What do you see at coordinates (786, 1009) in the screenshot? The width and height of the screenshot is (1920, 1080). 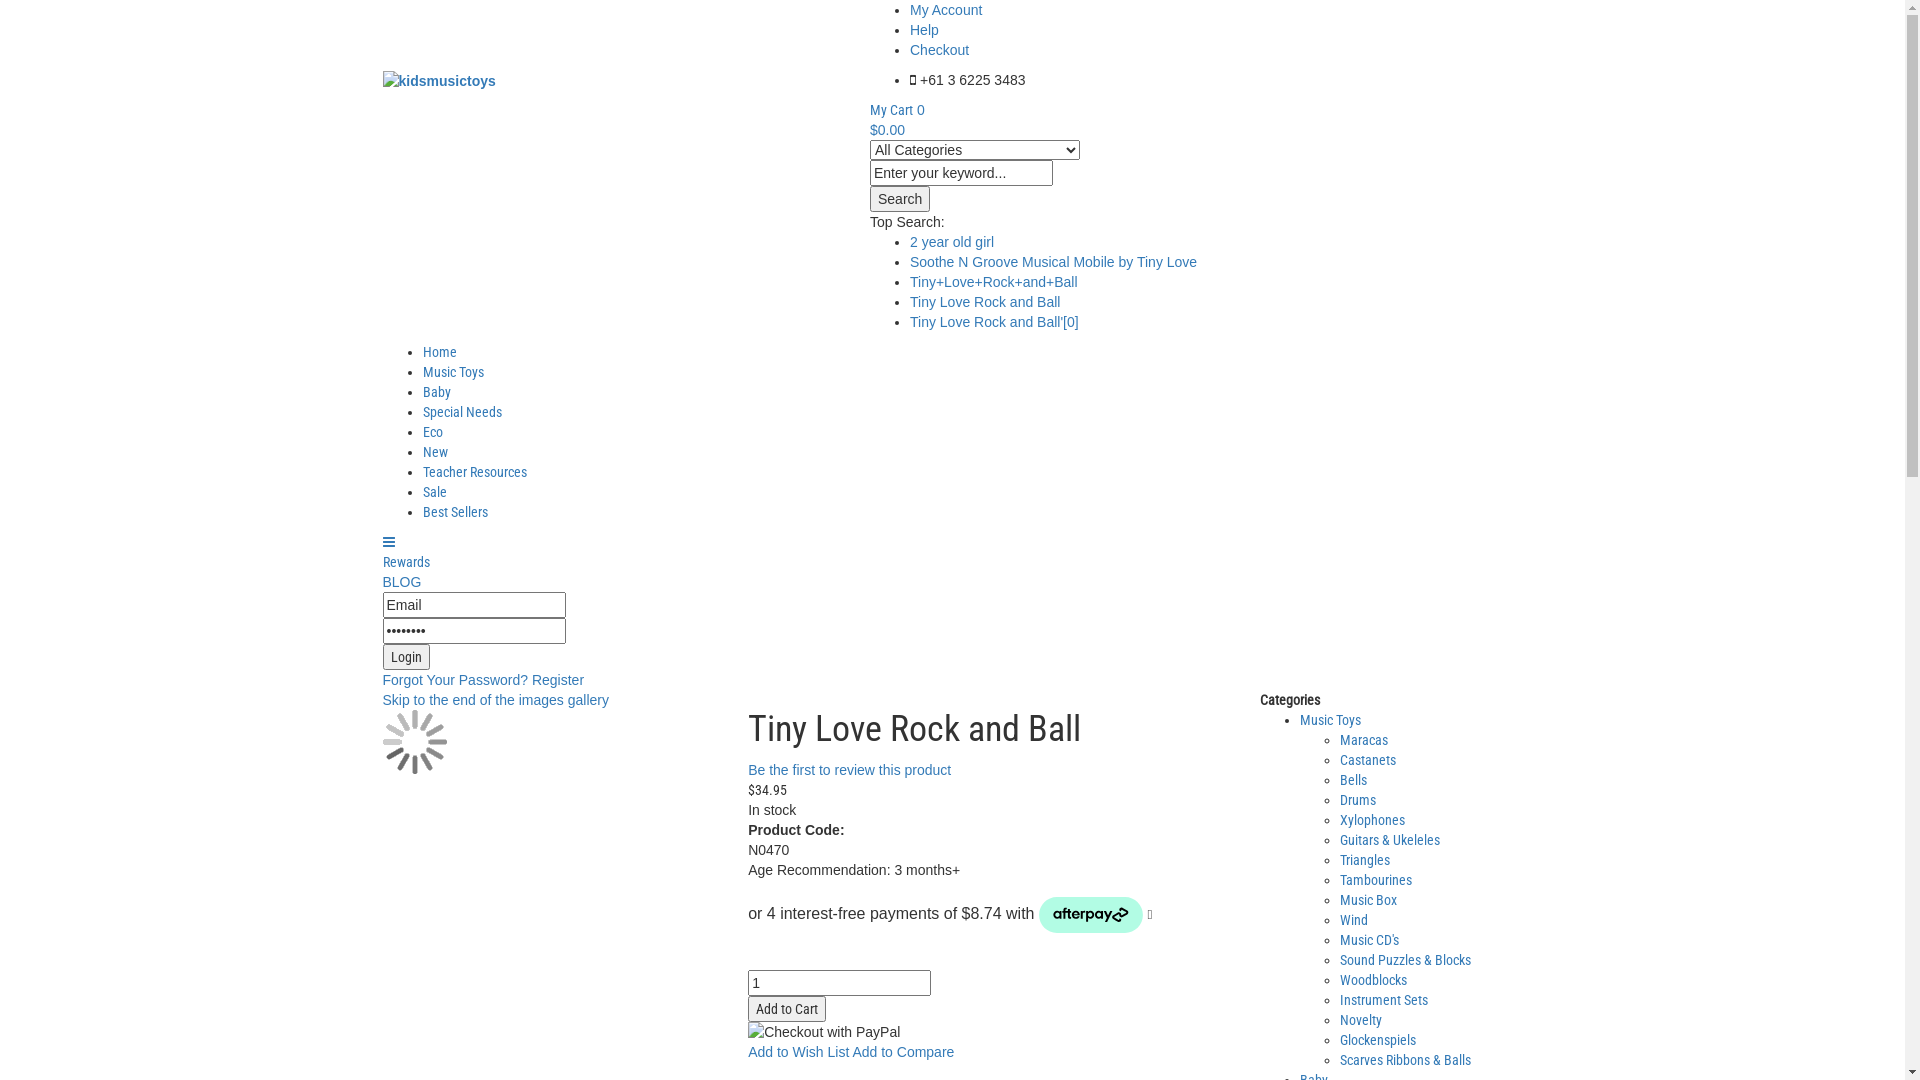 I see `'Add to Cart'` at bounding box center [786, 1009].